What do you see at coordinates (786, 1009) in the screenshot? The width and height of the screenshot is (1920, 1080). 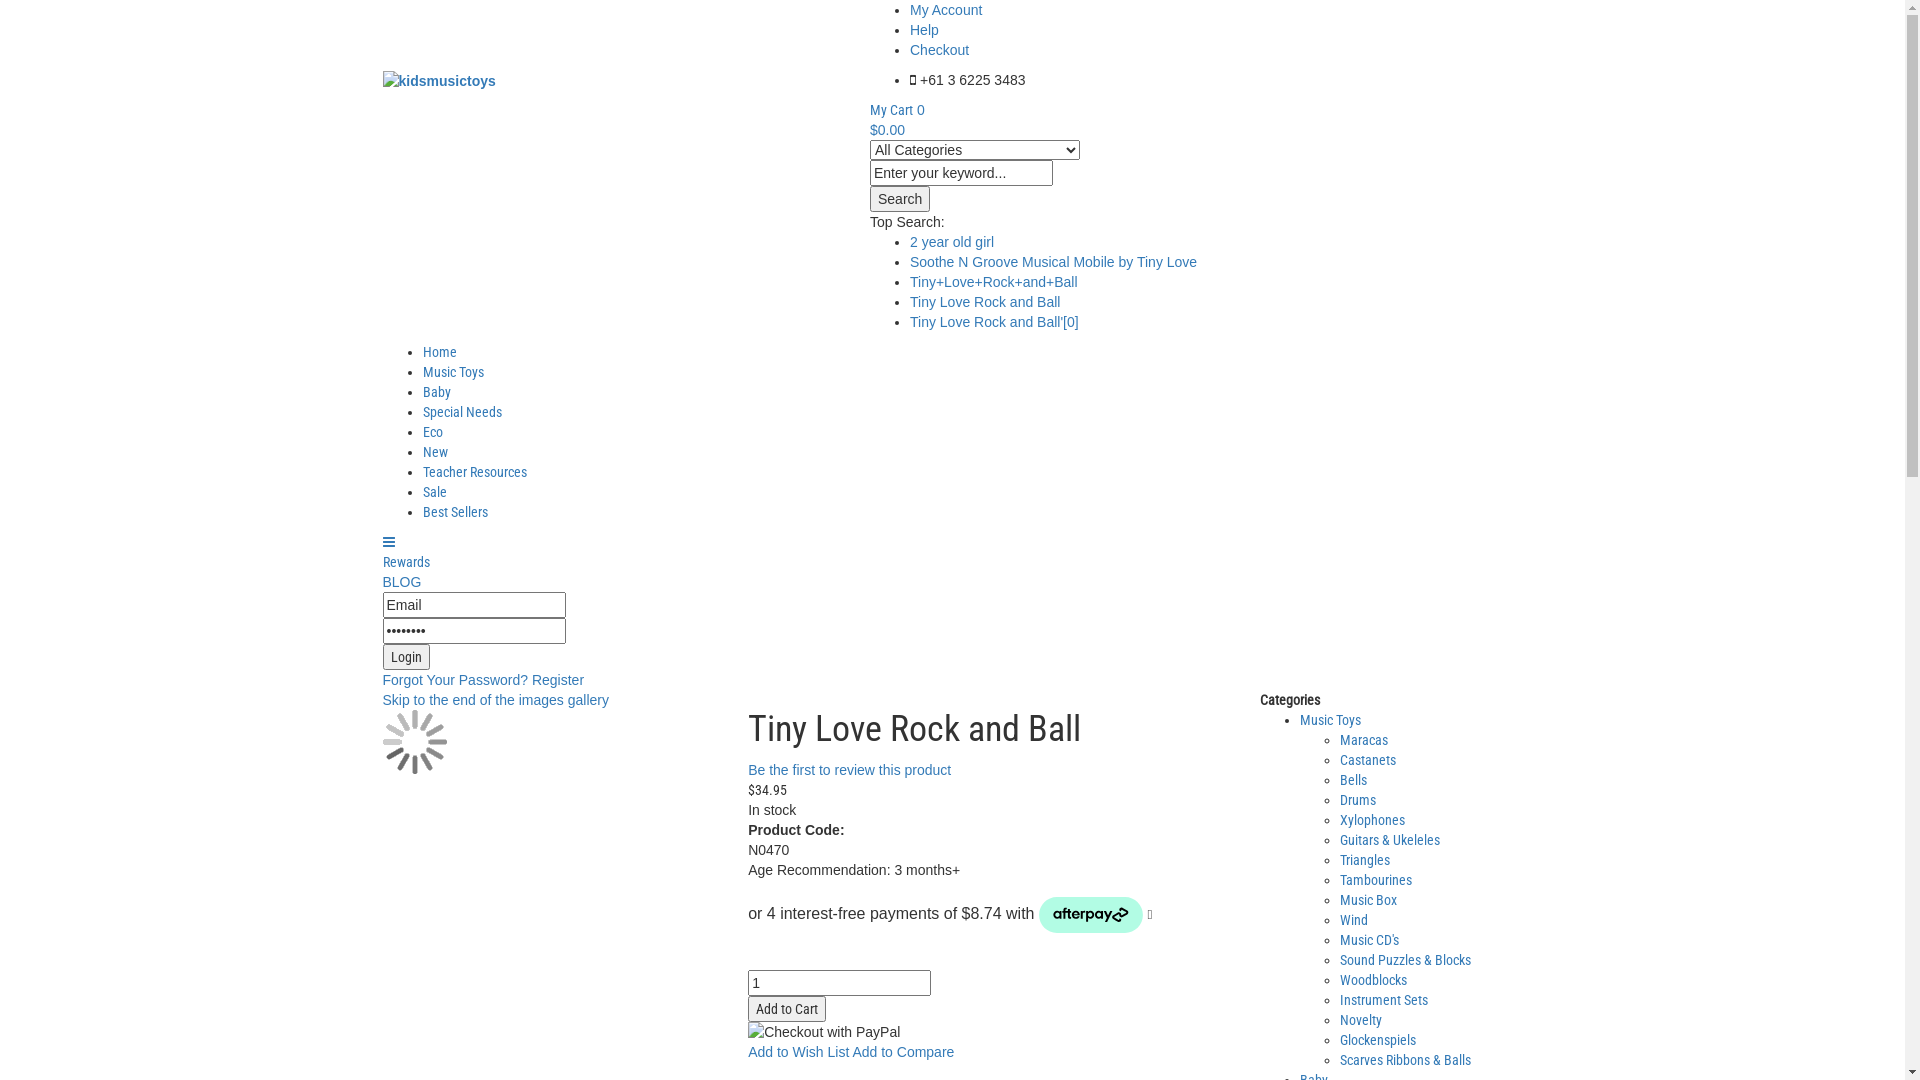 I see `'Add to Cart'` at bounding box center [786, 1009].